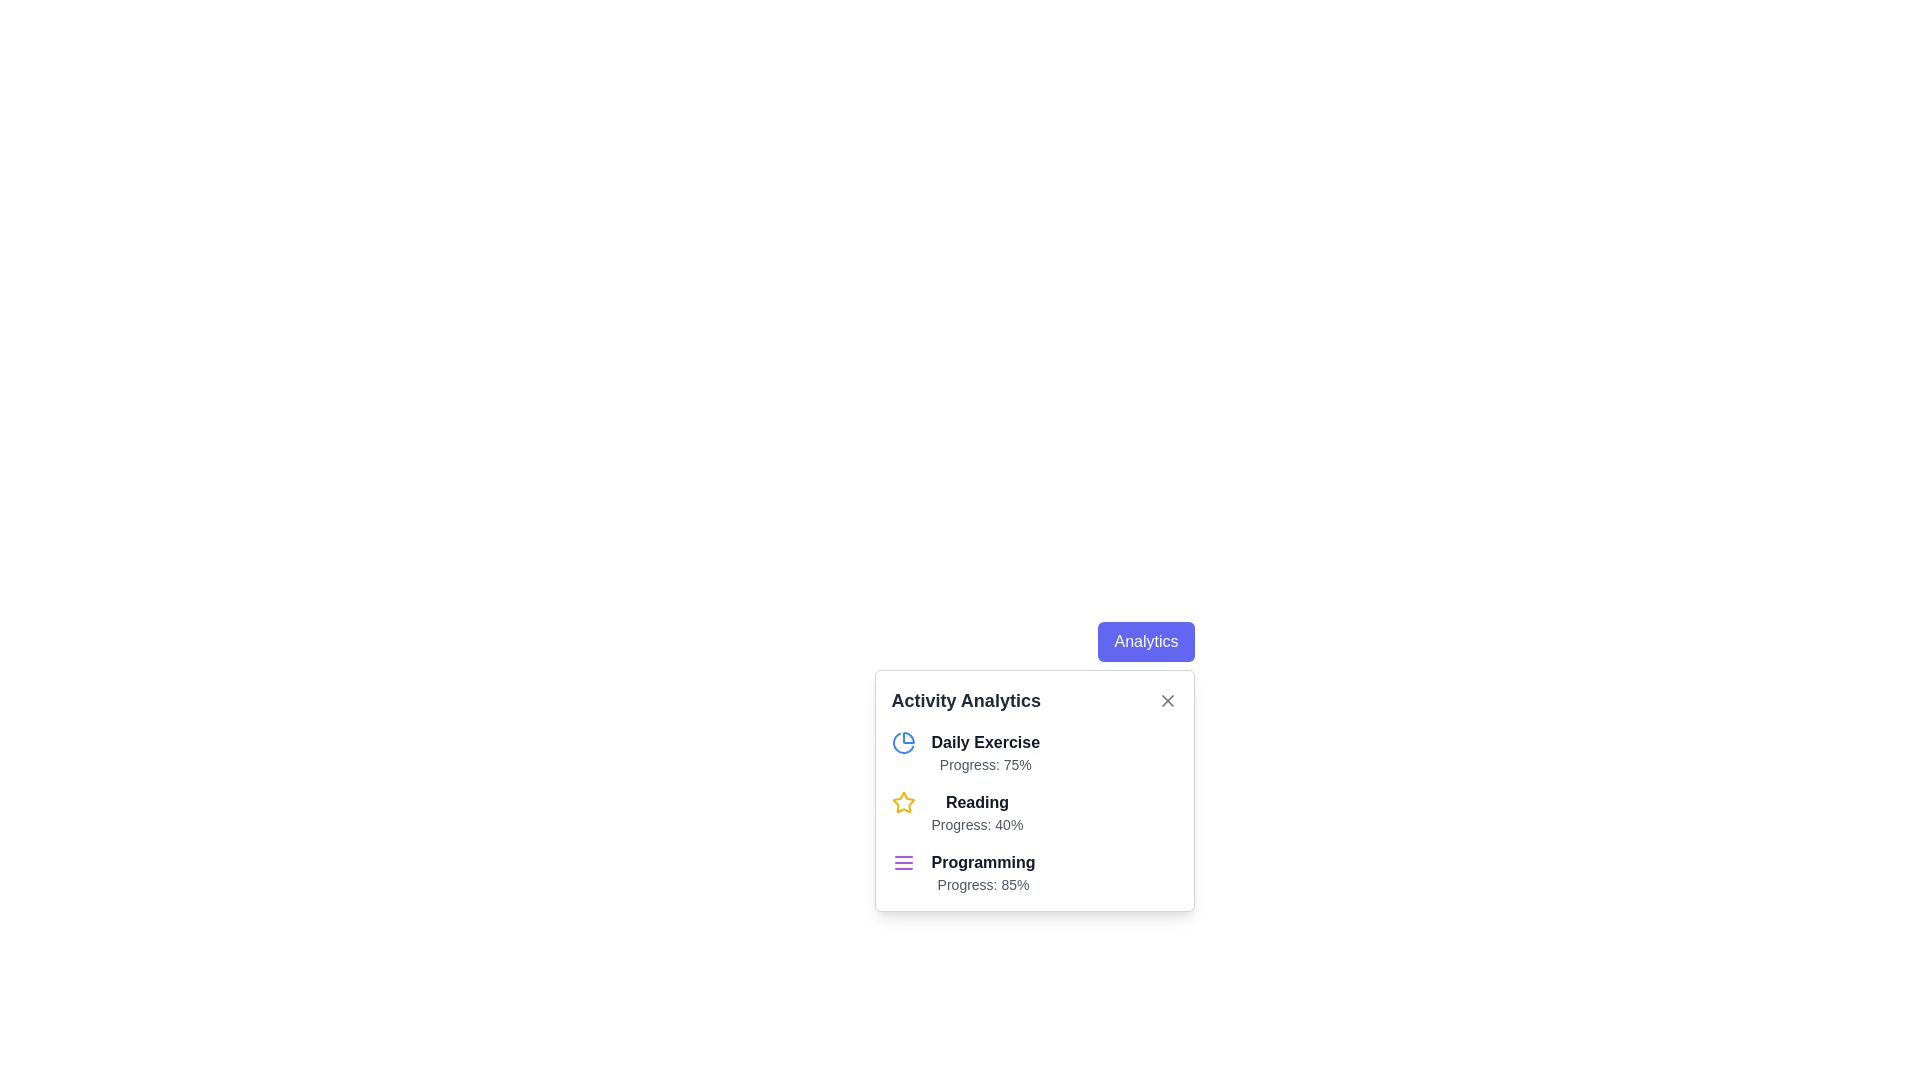 This screenshot has height=1080, width=1920. What do you see at coordinates (902, 862) in the screenshot?
I see `the 'Programming' section icon in the 'Activity Analytics' panel, which is located next to the text 'Programming Progress: 85%'` at bounding box center [902, 862].